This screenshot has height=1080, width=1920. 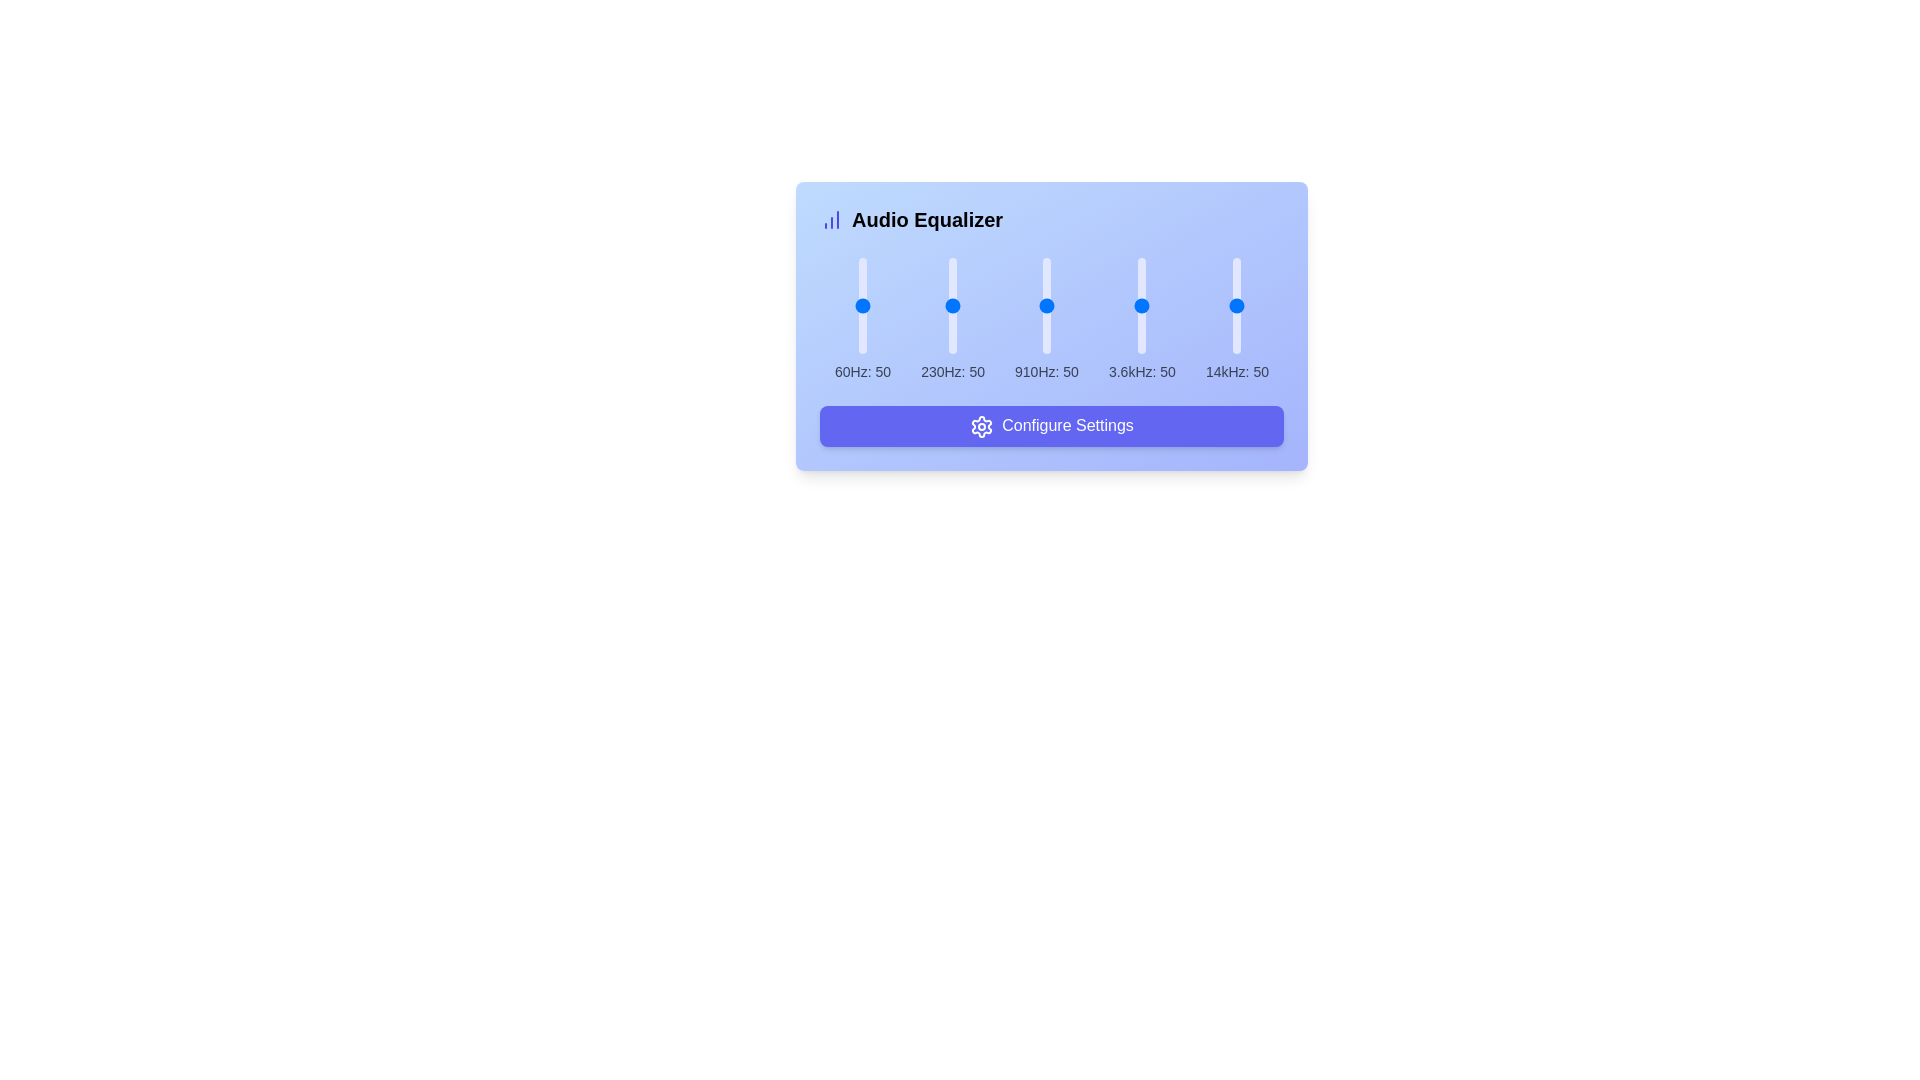 What do you see at coordinates (1050, 325) in the screenshot?
I see `the vertical range slider representing '910Hz: 50' for keyboard interaction` at bounding box center [1050, 325].